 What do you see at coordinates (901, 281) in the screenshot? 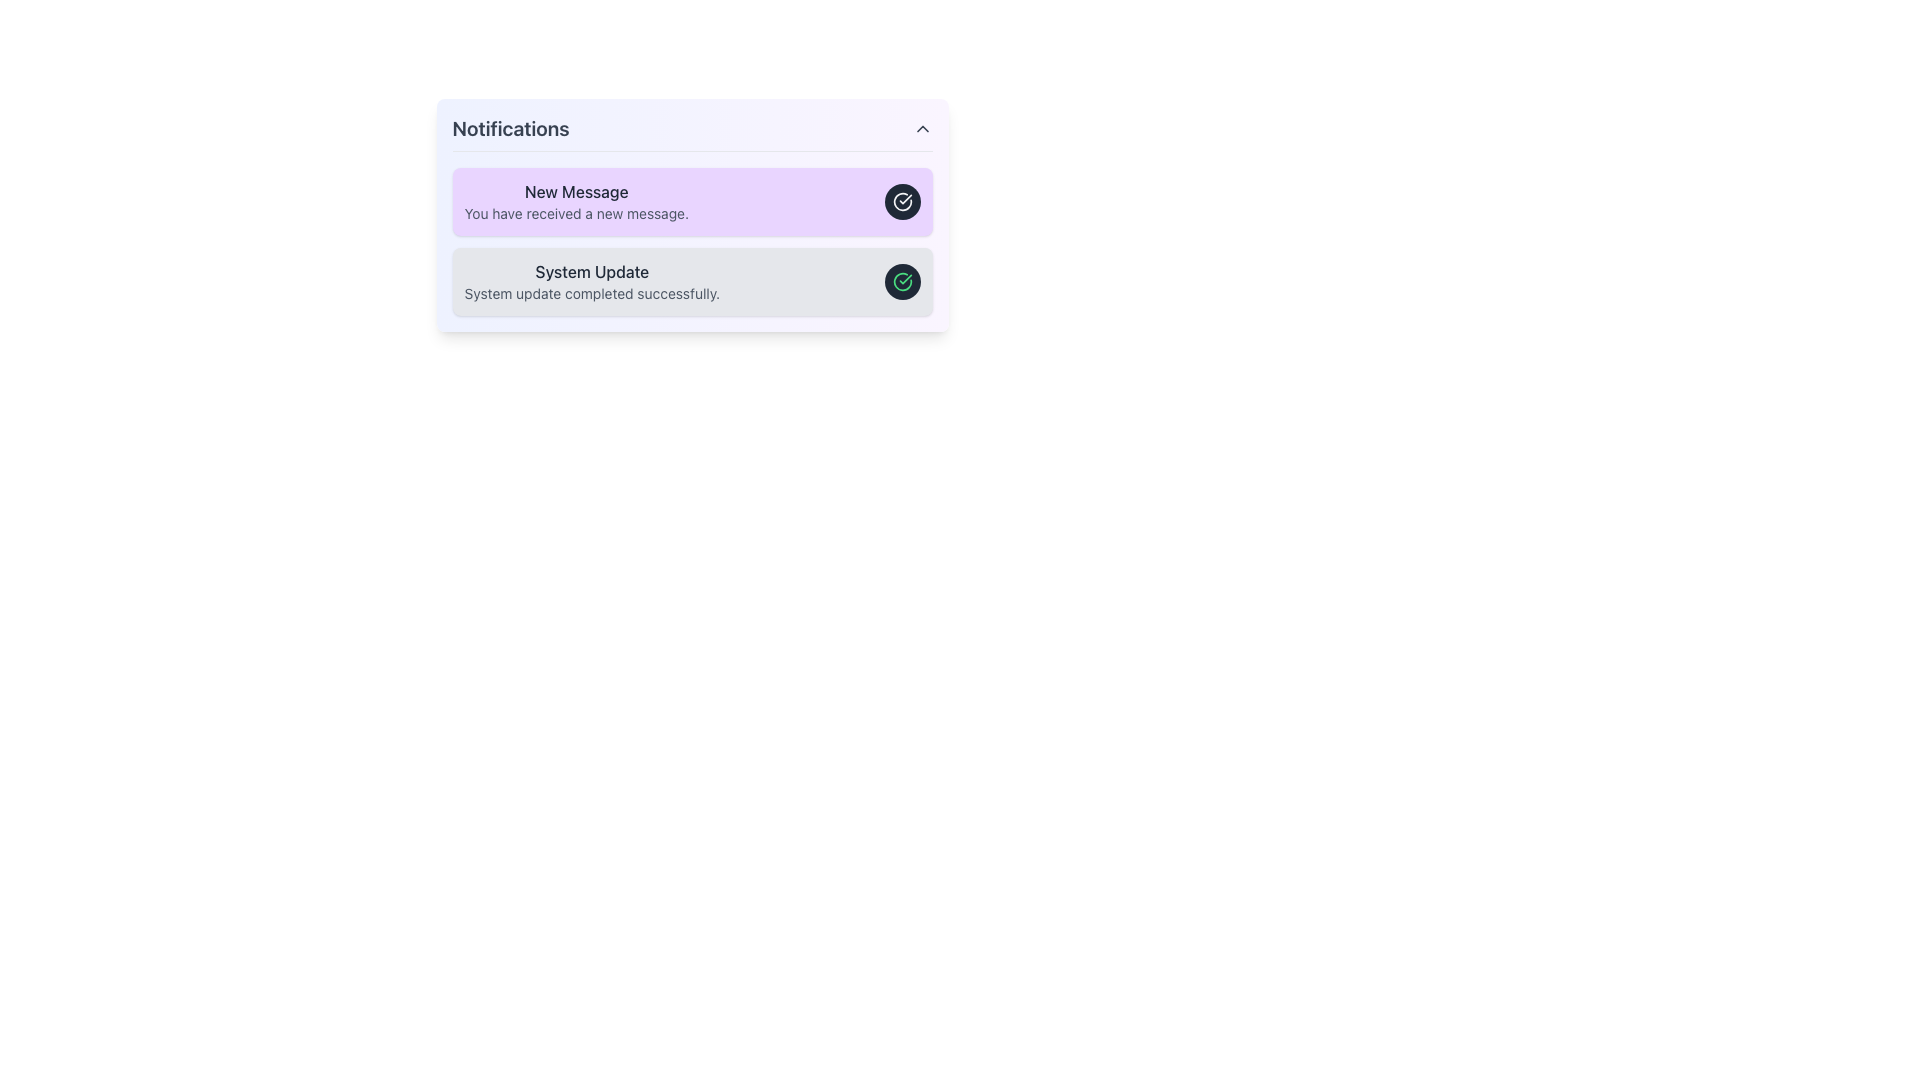
I see `the icon that signifies the successful completion of the system update, located at the bottom right edge of the 'System Update' notification card` at bounding box center [901, 281].